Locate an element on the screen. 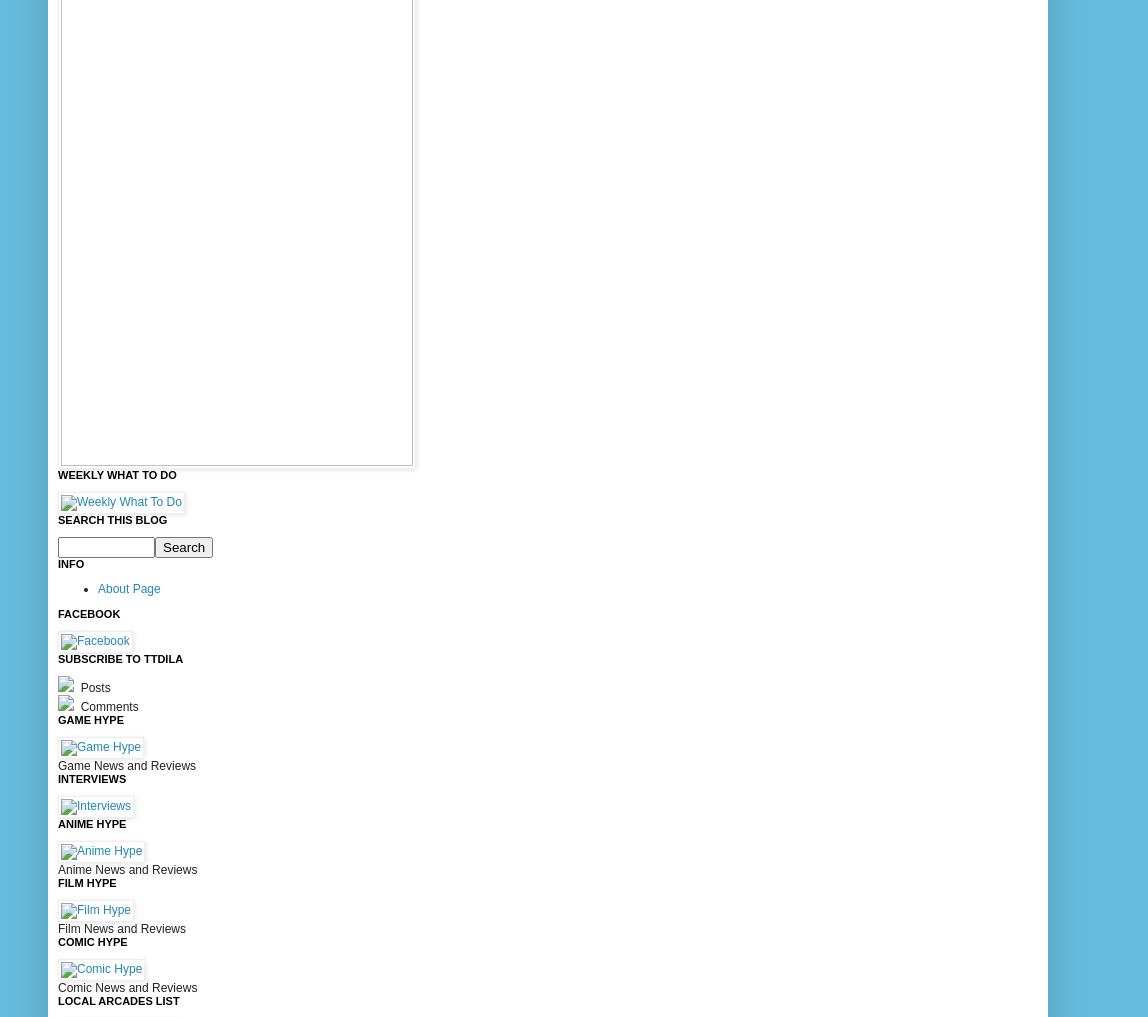 The image size is (1148, 1017). 'Facebook' is located at coordinates (57, 612).